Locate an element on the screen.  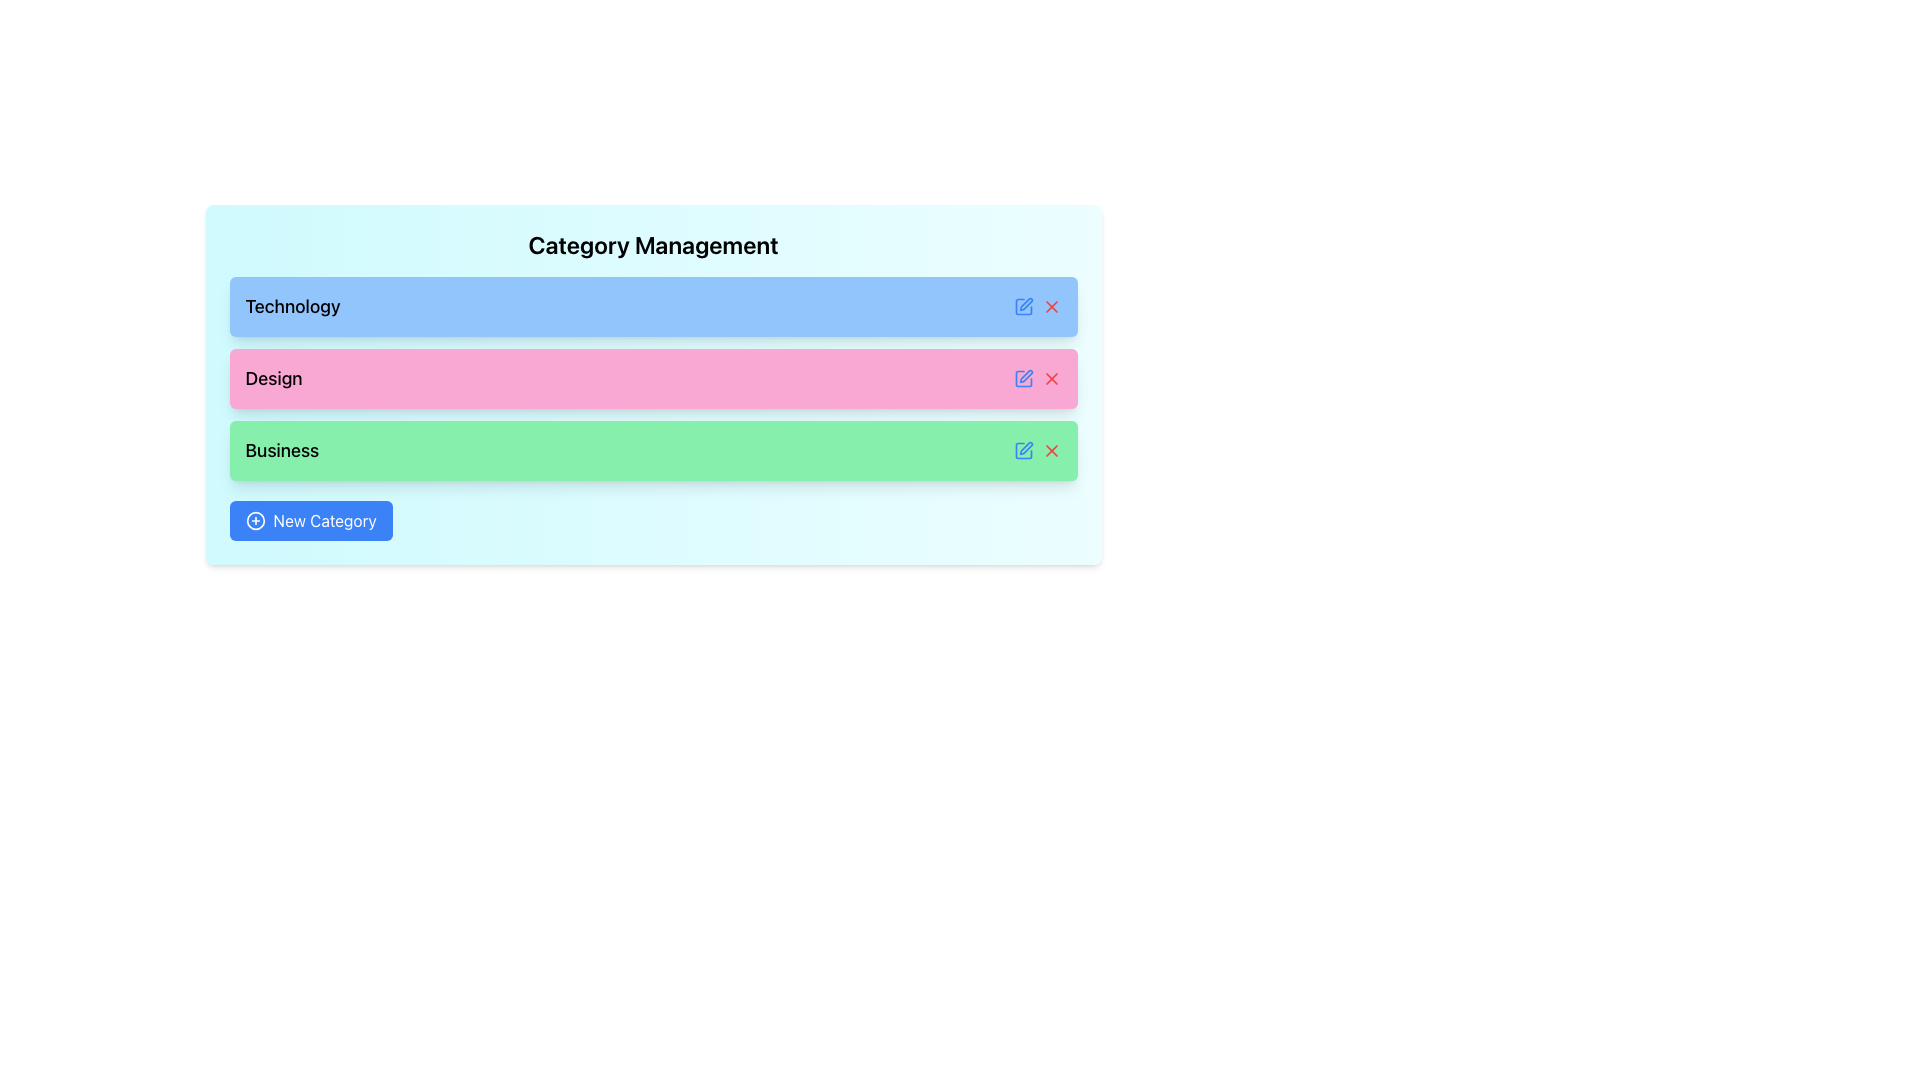
the circular plus icon within the 'New Category' button located in the bottom-left corner of the panel to interact with it is located at coordinates (253, 519).